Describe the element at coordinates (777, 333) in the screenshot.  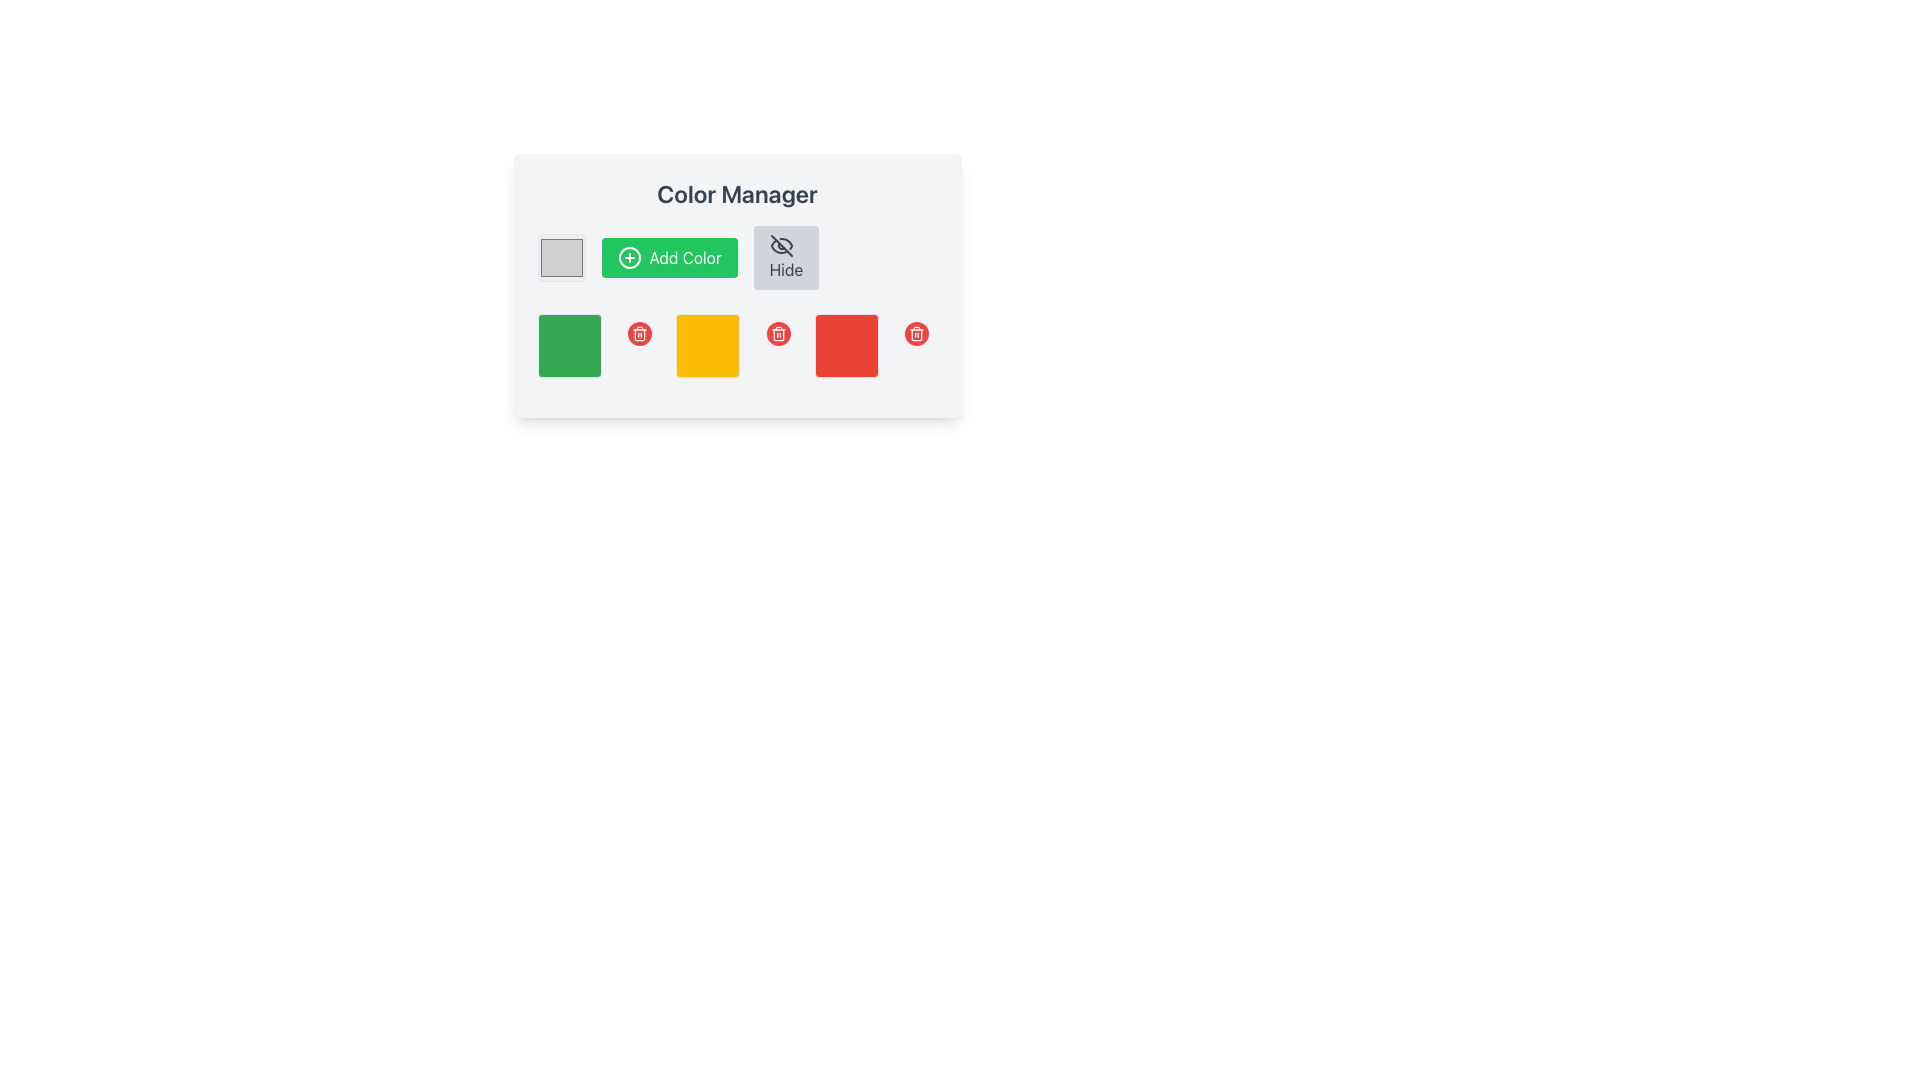
I see `the trash can icon button, which is visually represented with white strokes on a circular red background` at that location.